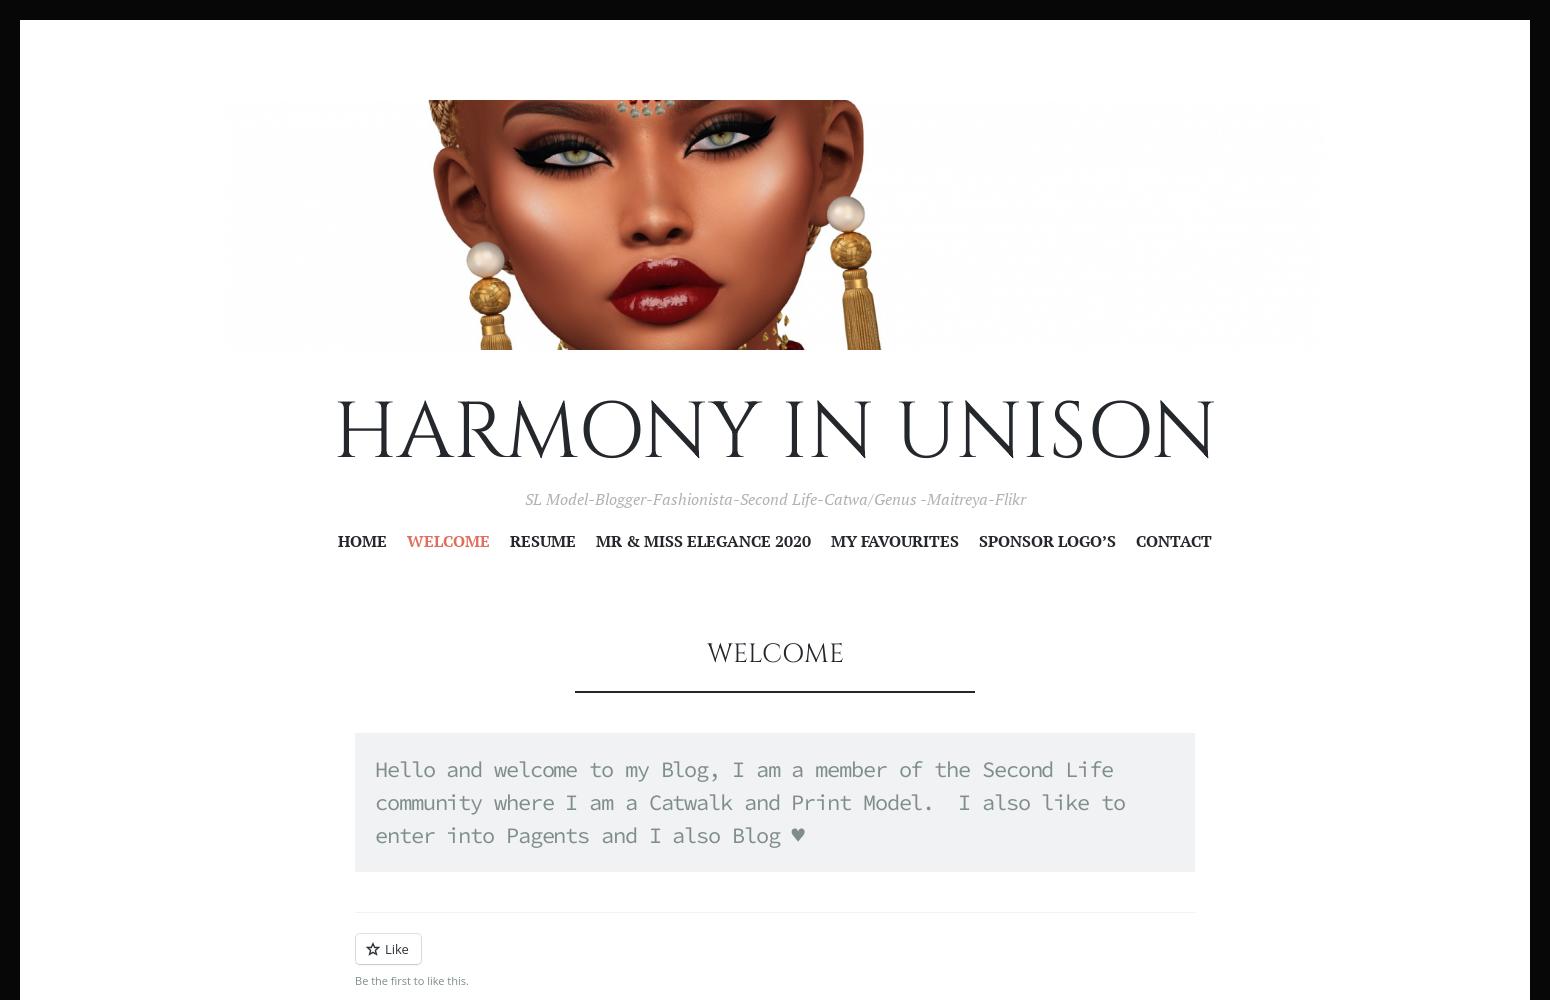  I want to click on 'My Favourites', so click(894, 541).